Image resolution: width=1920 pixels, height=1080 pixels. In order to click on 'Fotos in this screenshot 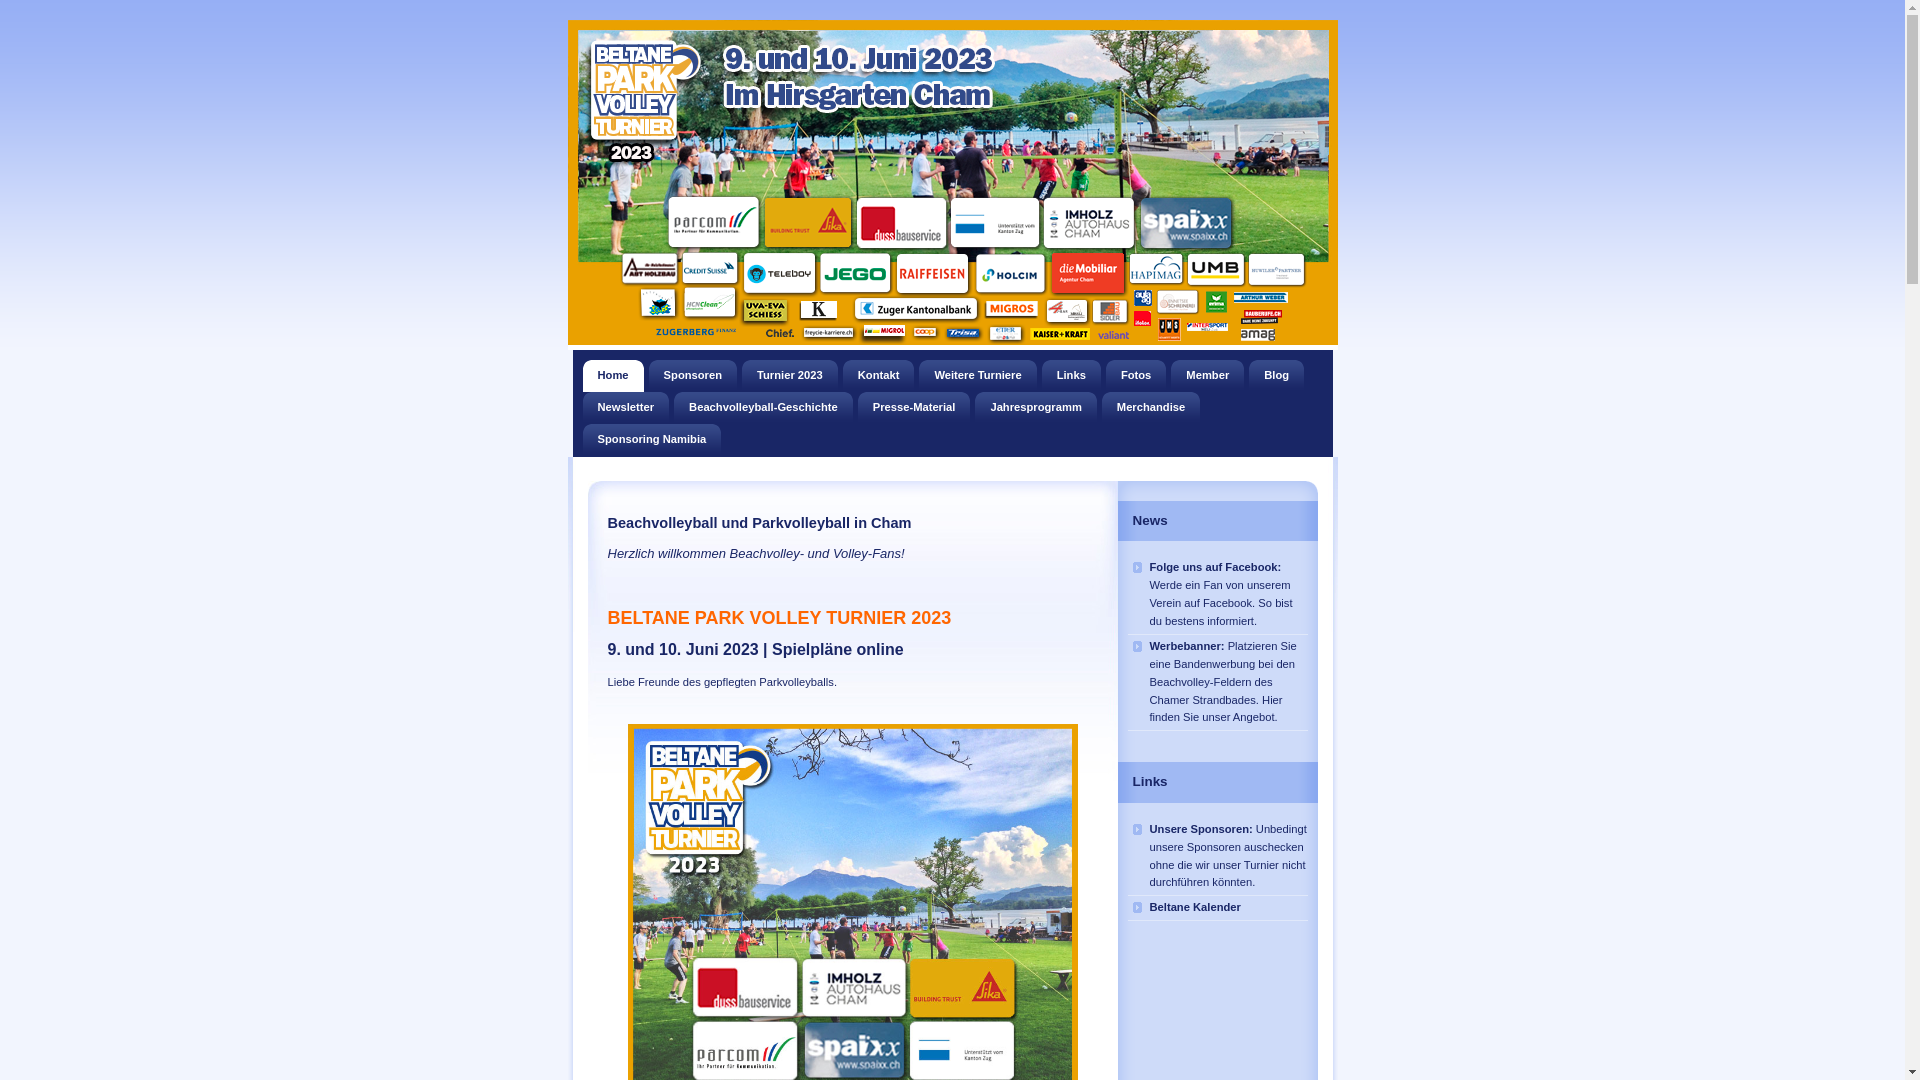, I will do `click(1136, 375)`.